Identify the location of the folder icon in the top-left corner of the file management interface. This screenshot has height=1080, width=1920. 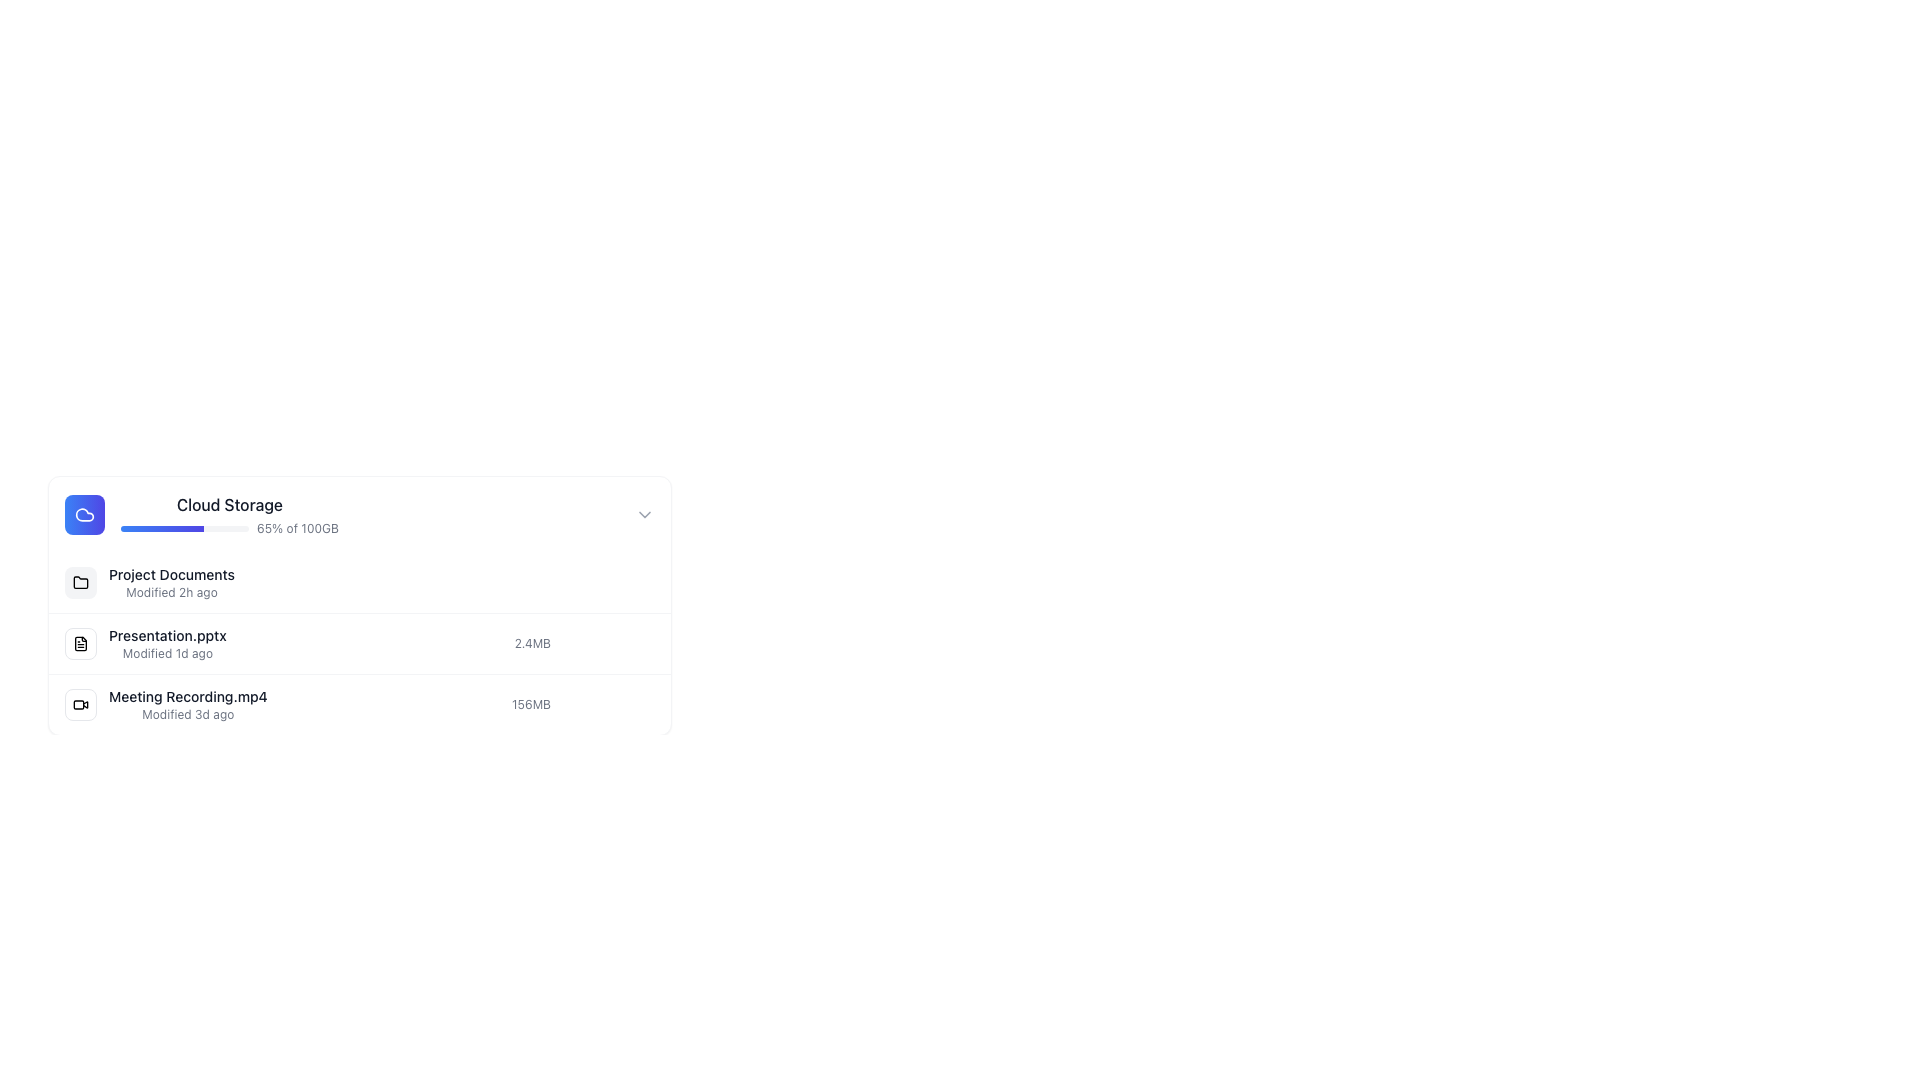
(80, 582).